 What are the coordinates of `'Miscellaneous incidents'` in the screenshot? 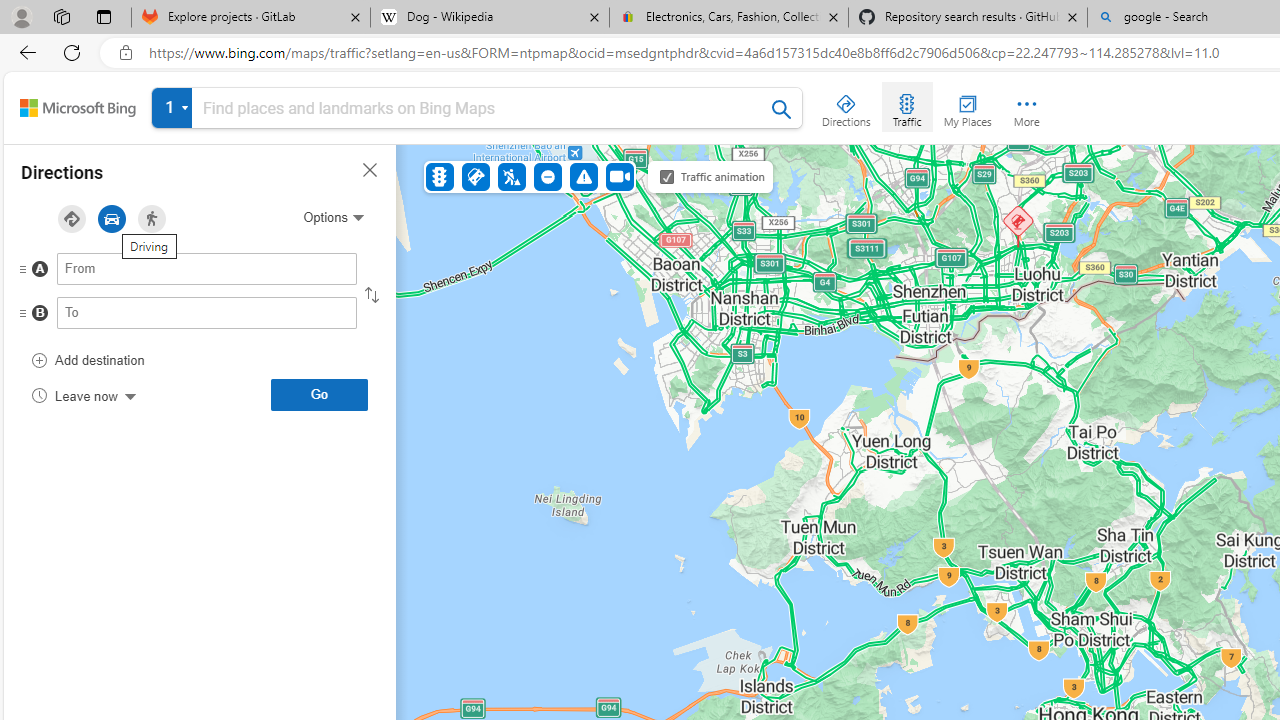 It's located at (582, 175).